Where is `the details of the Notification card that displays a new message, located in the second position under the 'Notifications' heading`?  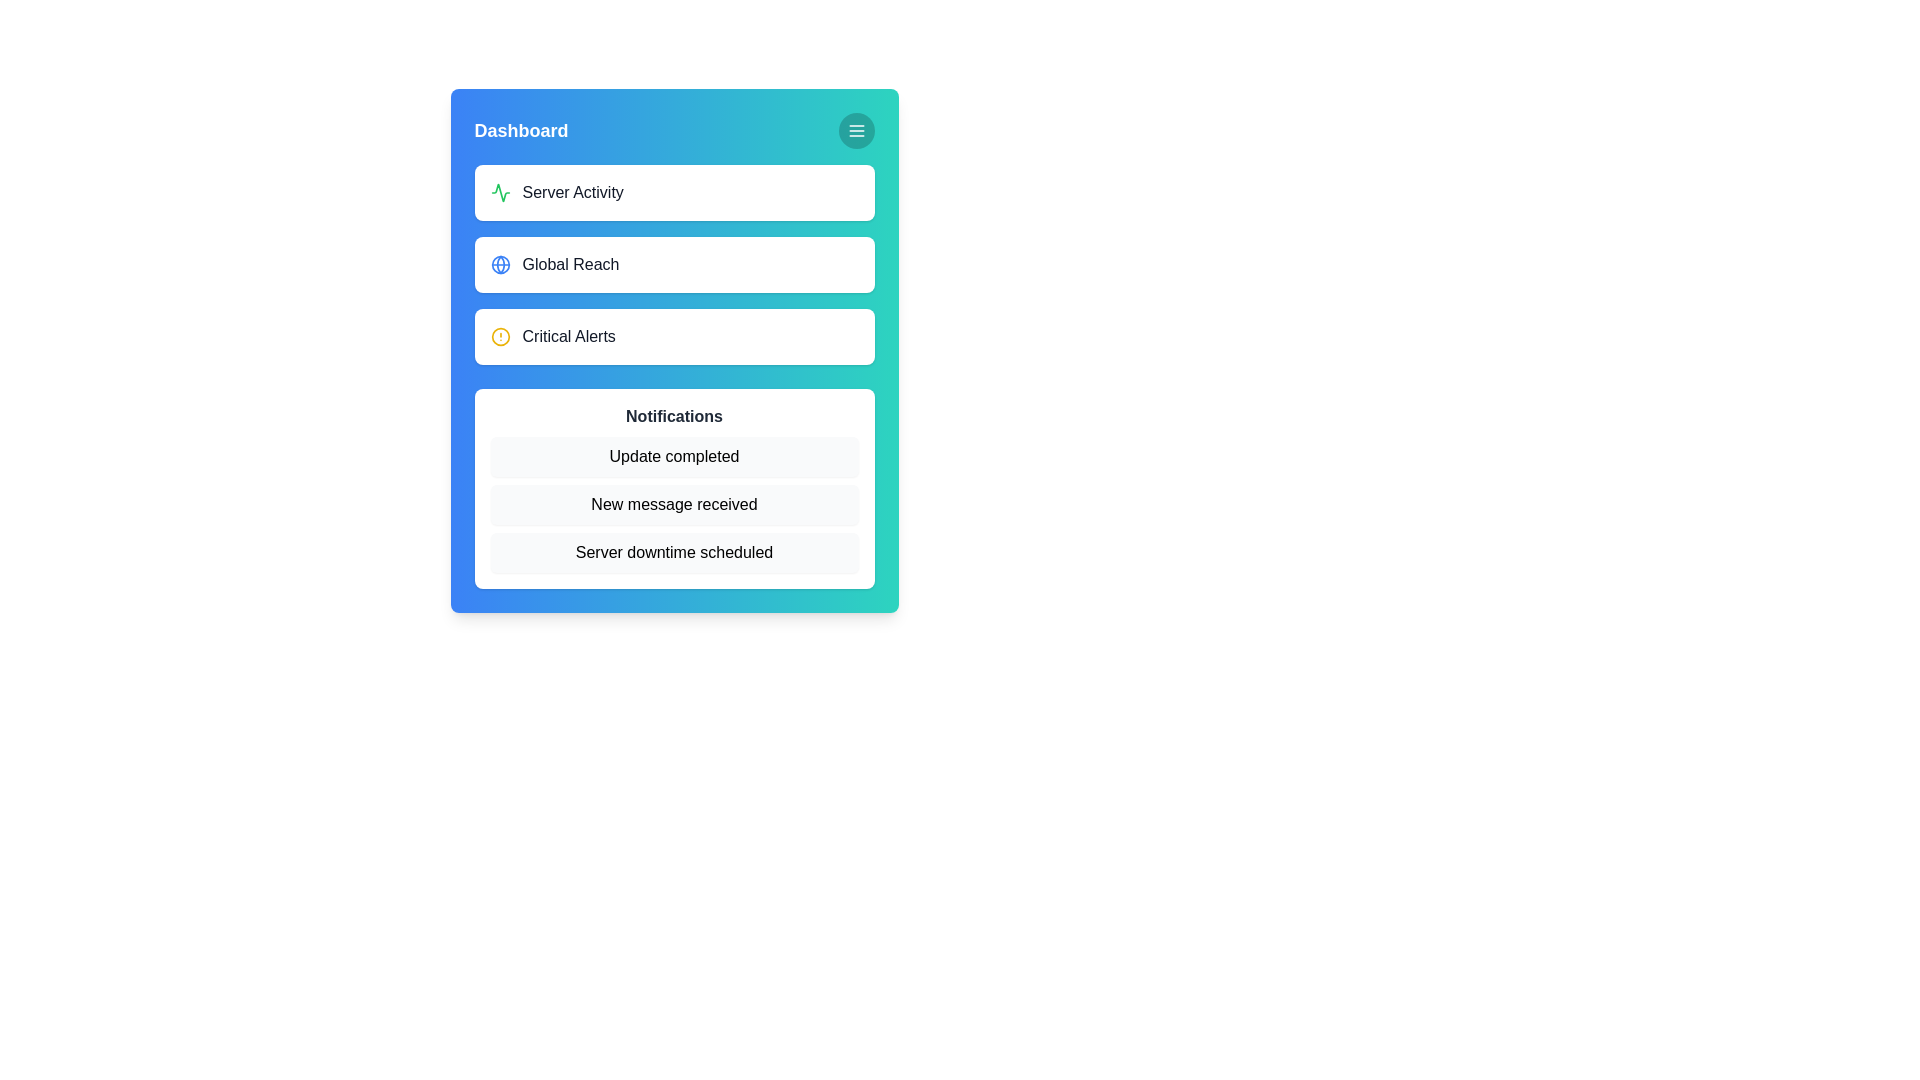 the details of the Notification card that displays a new message, located in the second position under the 'Notifications' heading is located at coordinates (674, 504).